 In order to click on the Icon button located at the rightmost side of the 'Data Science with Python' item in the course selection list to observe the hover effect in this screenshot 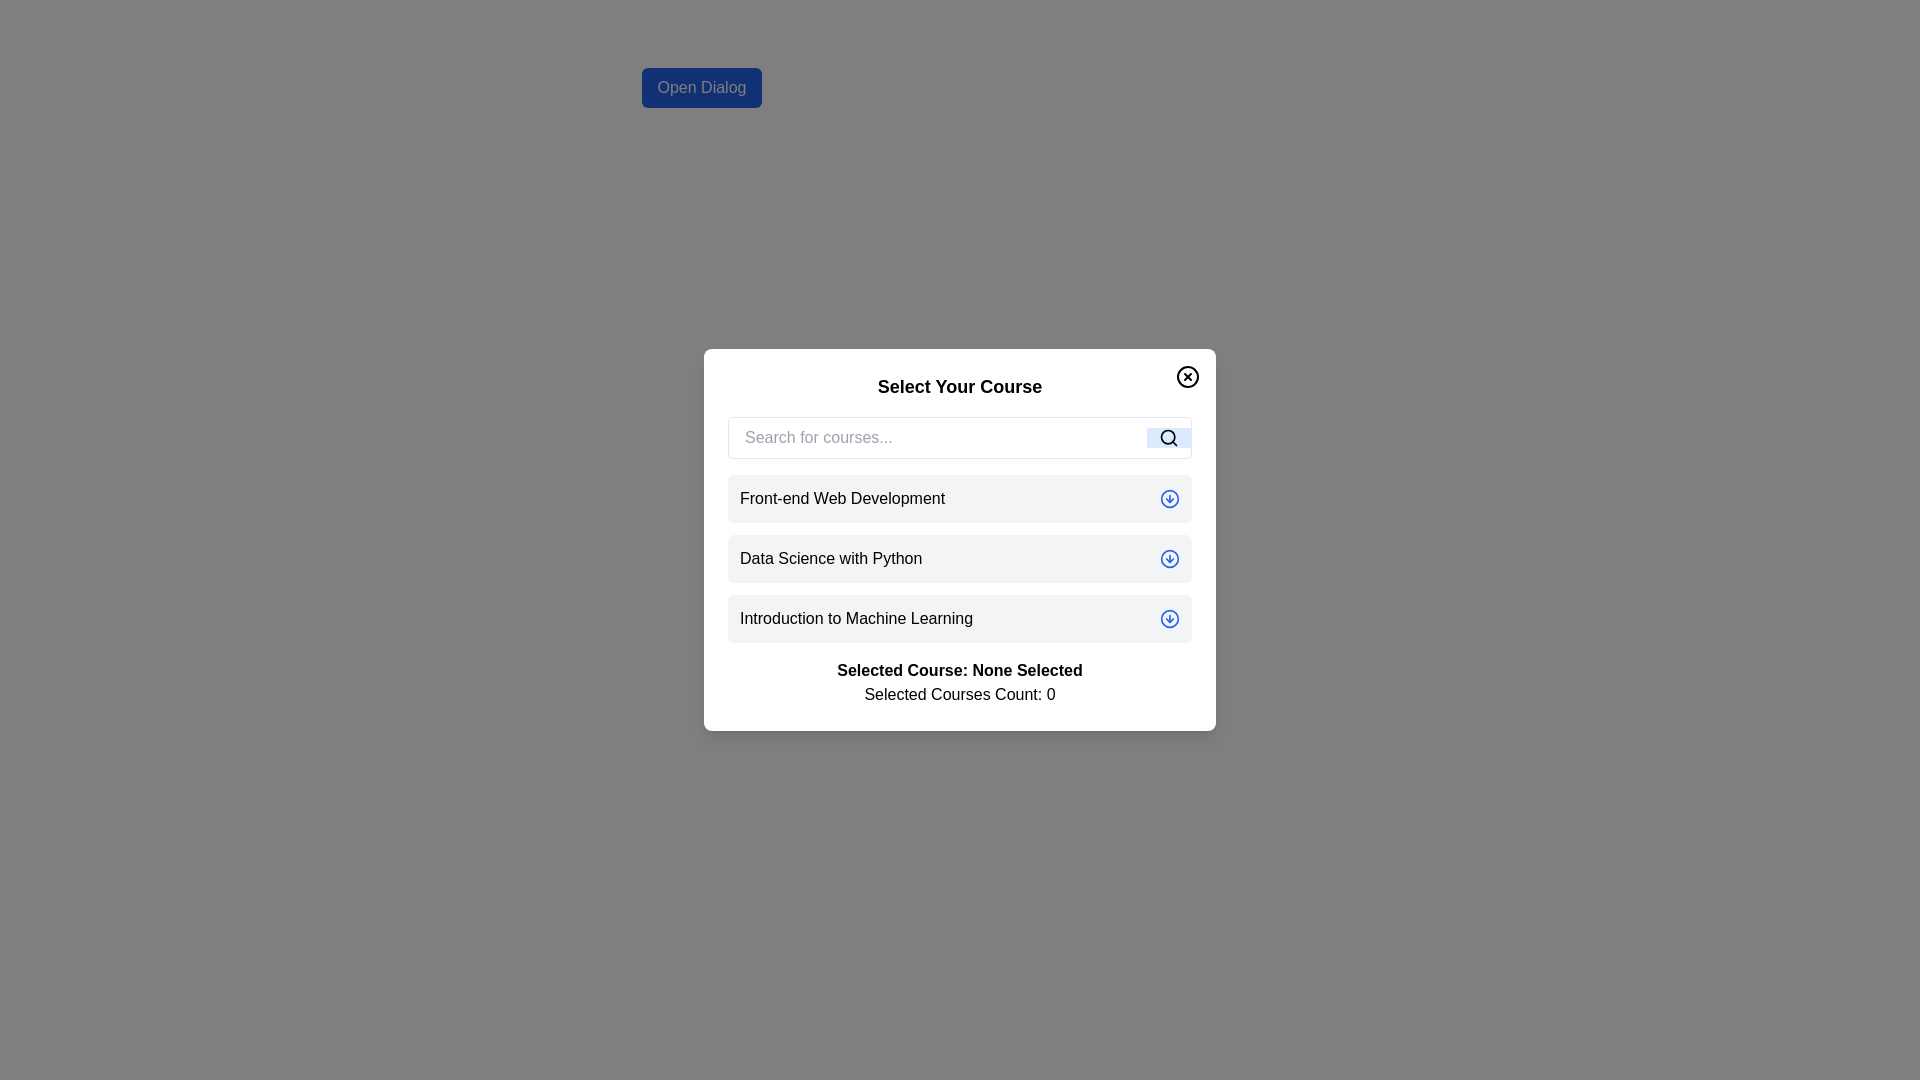, I will do `click(1170, 559)`.